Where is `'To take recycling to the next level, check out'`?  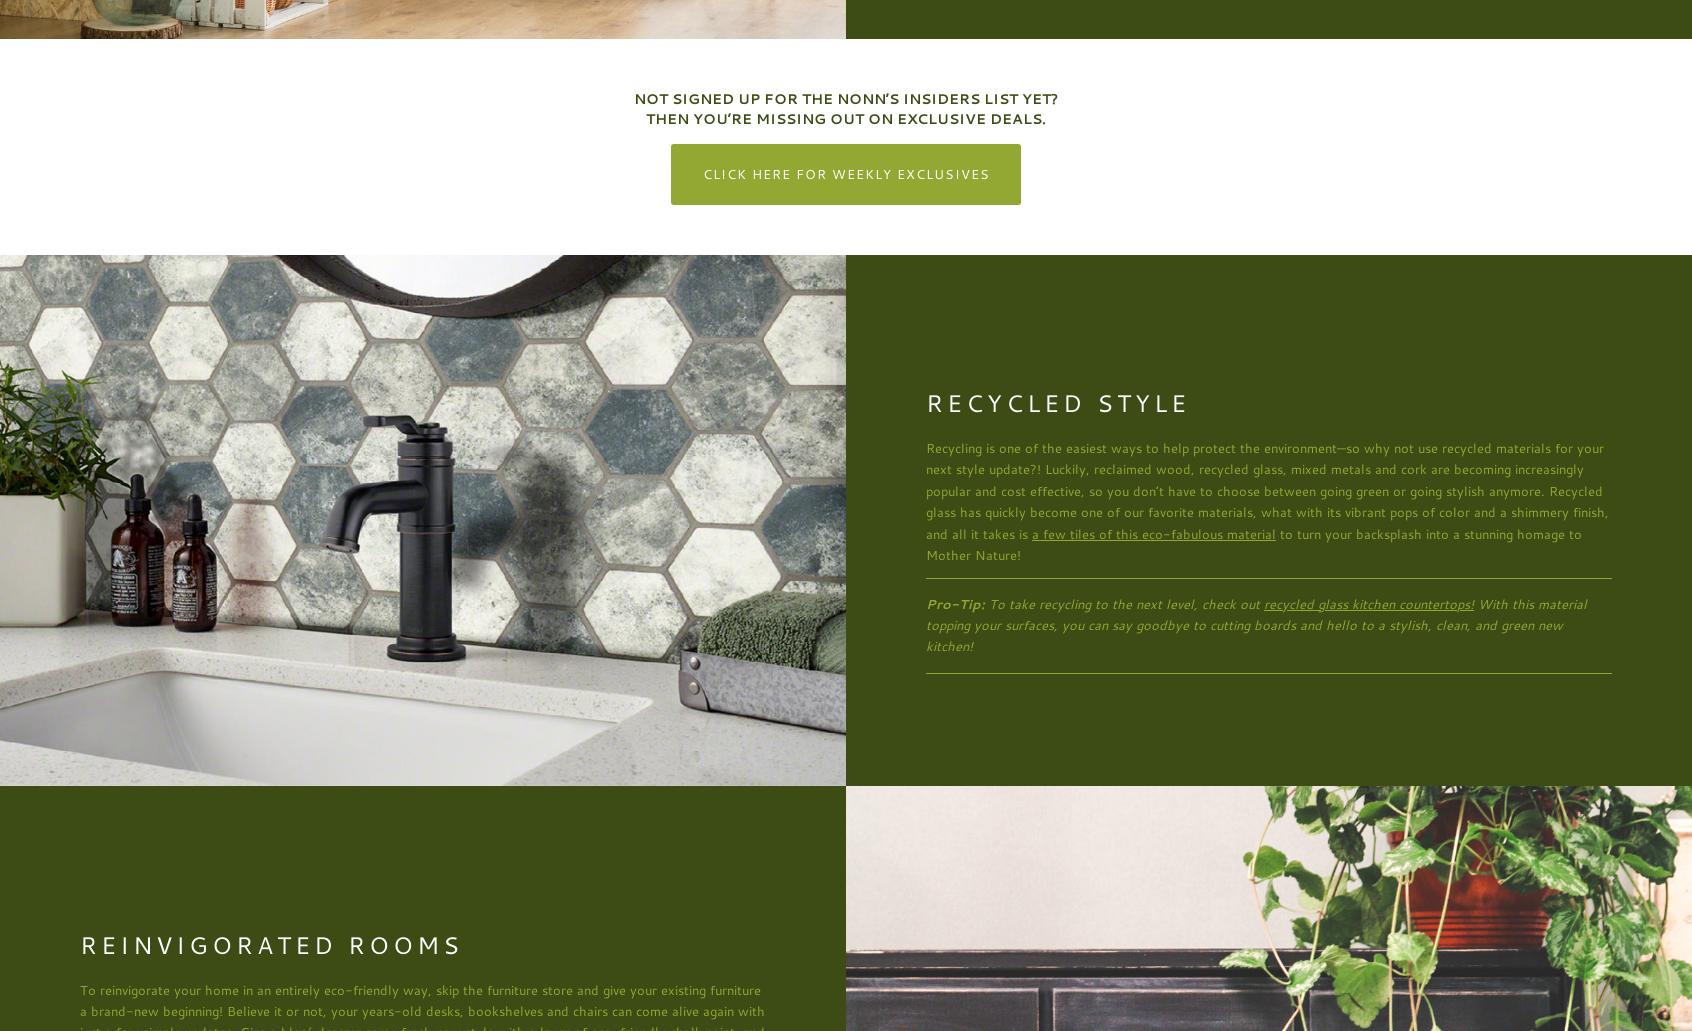 'To take recycling to the next level, check out' is located at coordinates (1124, 602).